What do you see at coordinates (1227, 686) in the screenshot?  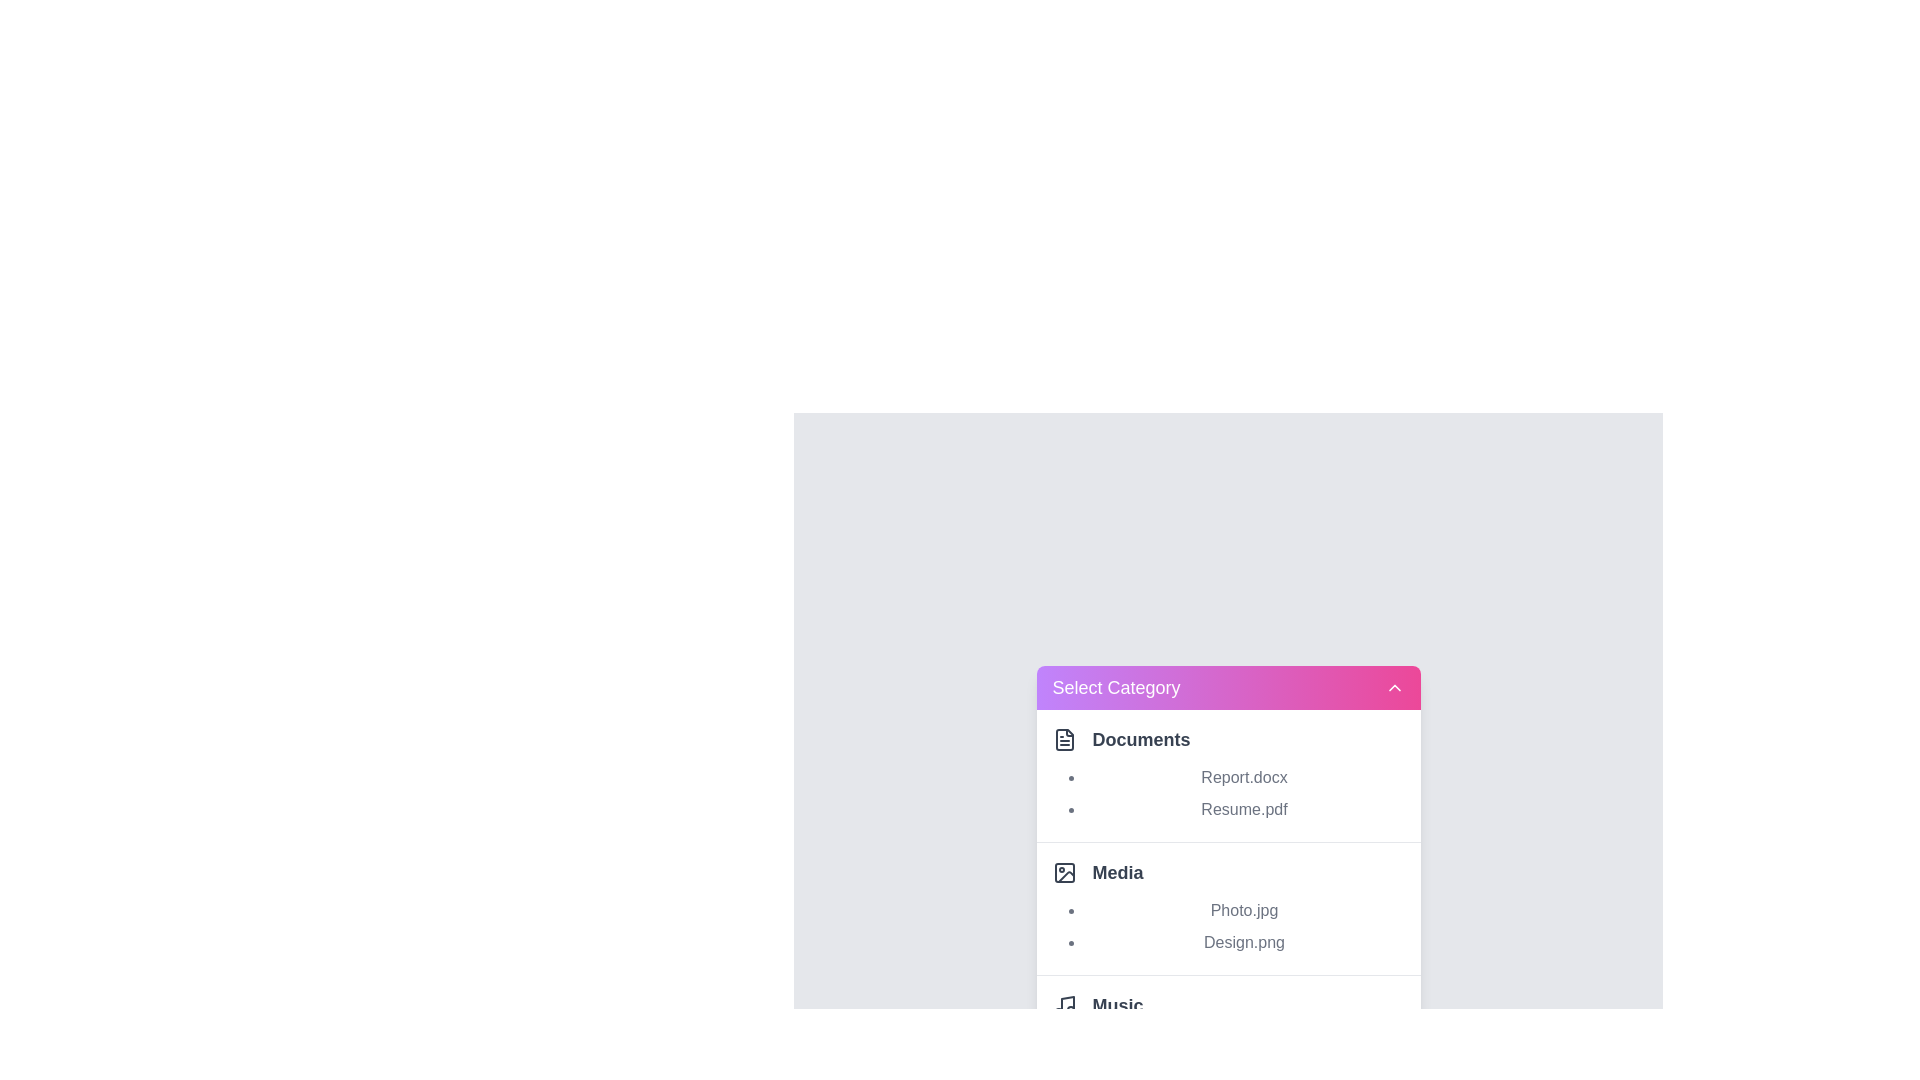 I see `the Dropdown toggler button at the top of the vertically aligned list` at bounding box center [1227, 686].